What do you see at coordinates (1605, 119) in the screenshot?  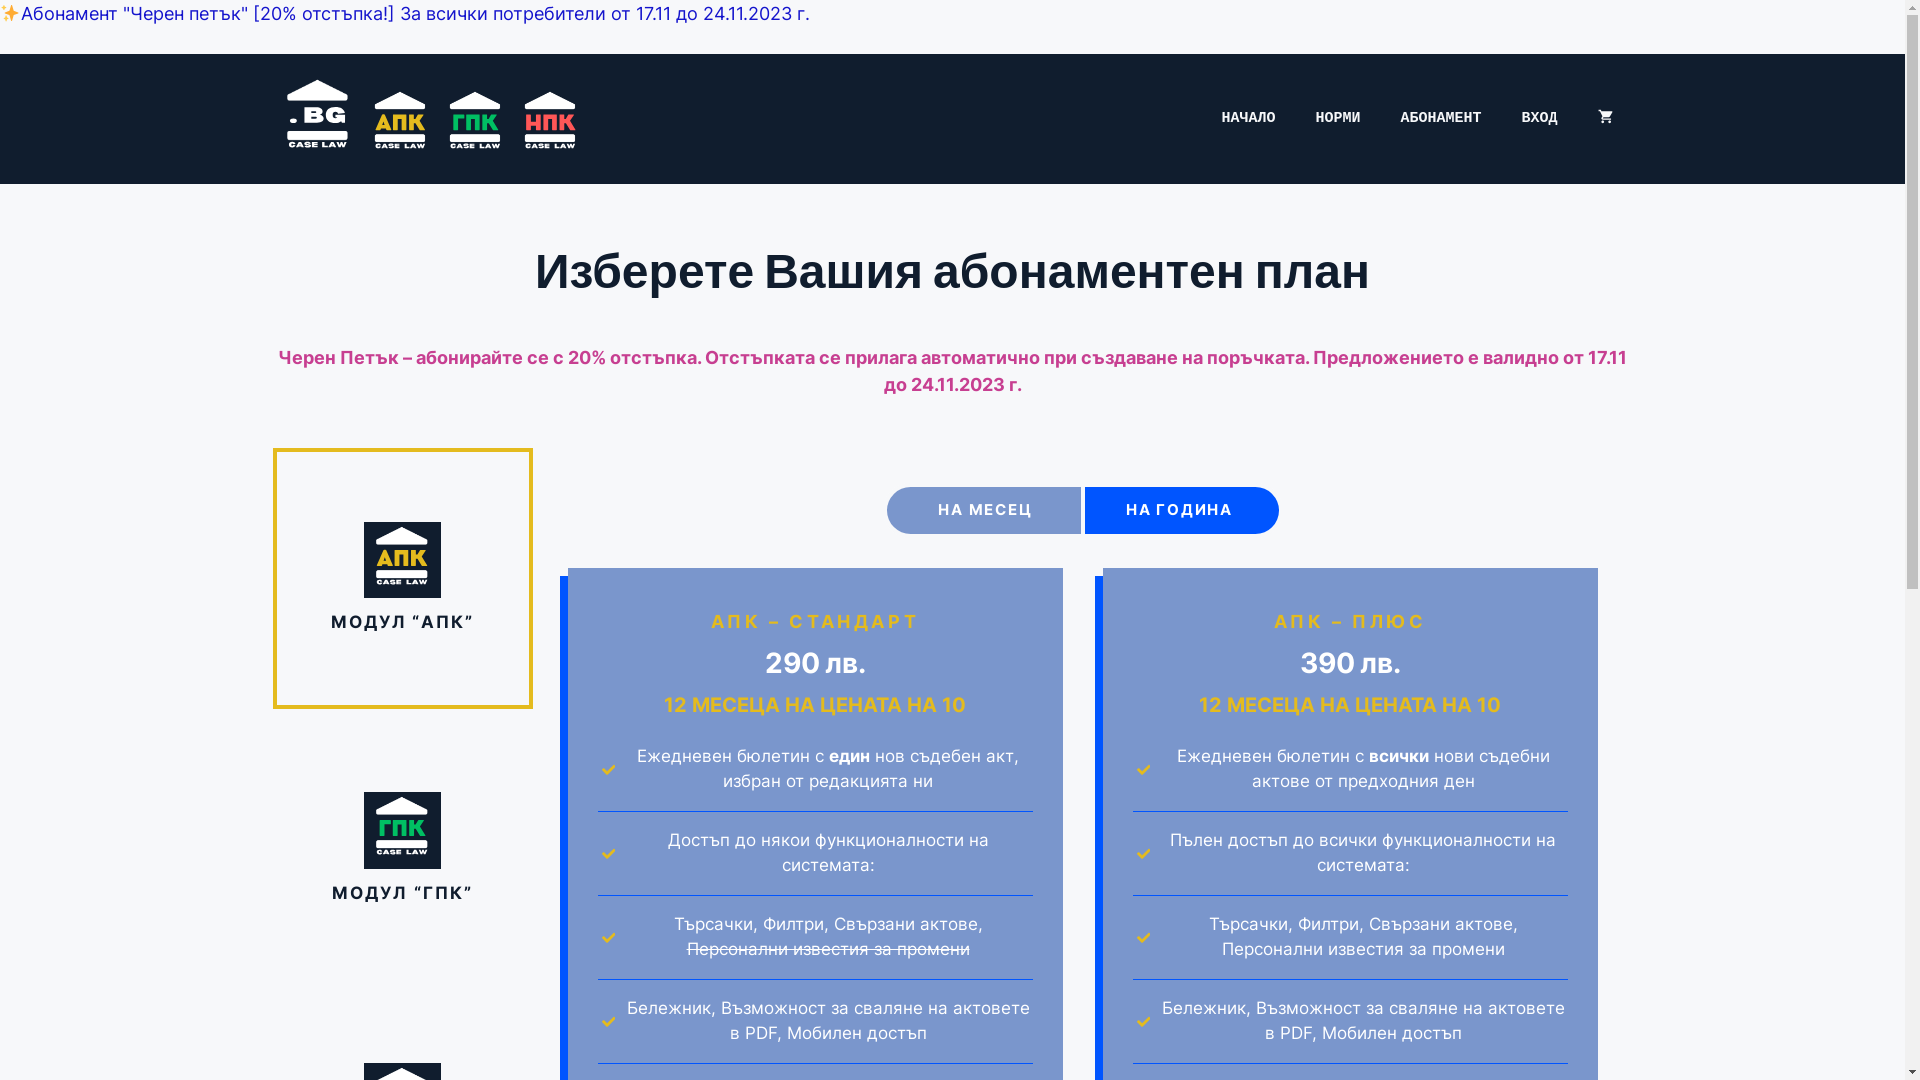 I see `'View your shopping cart'` at bounding box center [1605, 119].